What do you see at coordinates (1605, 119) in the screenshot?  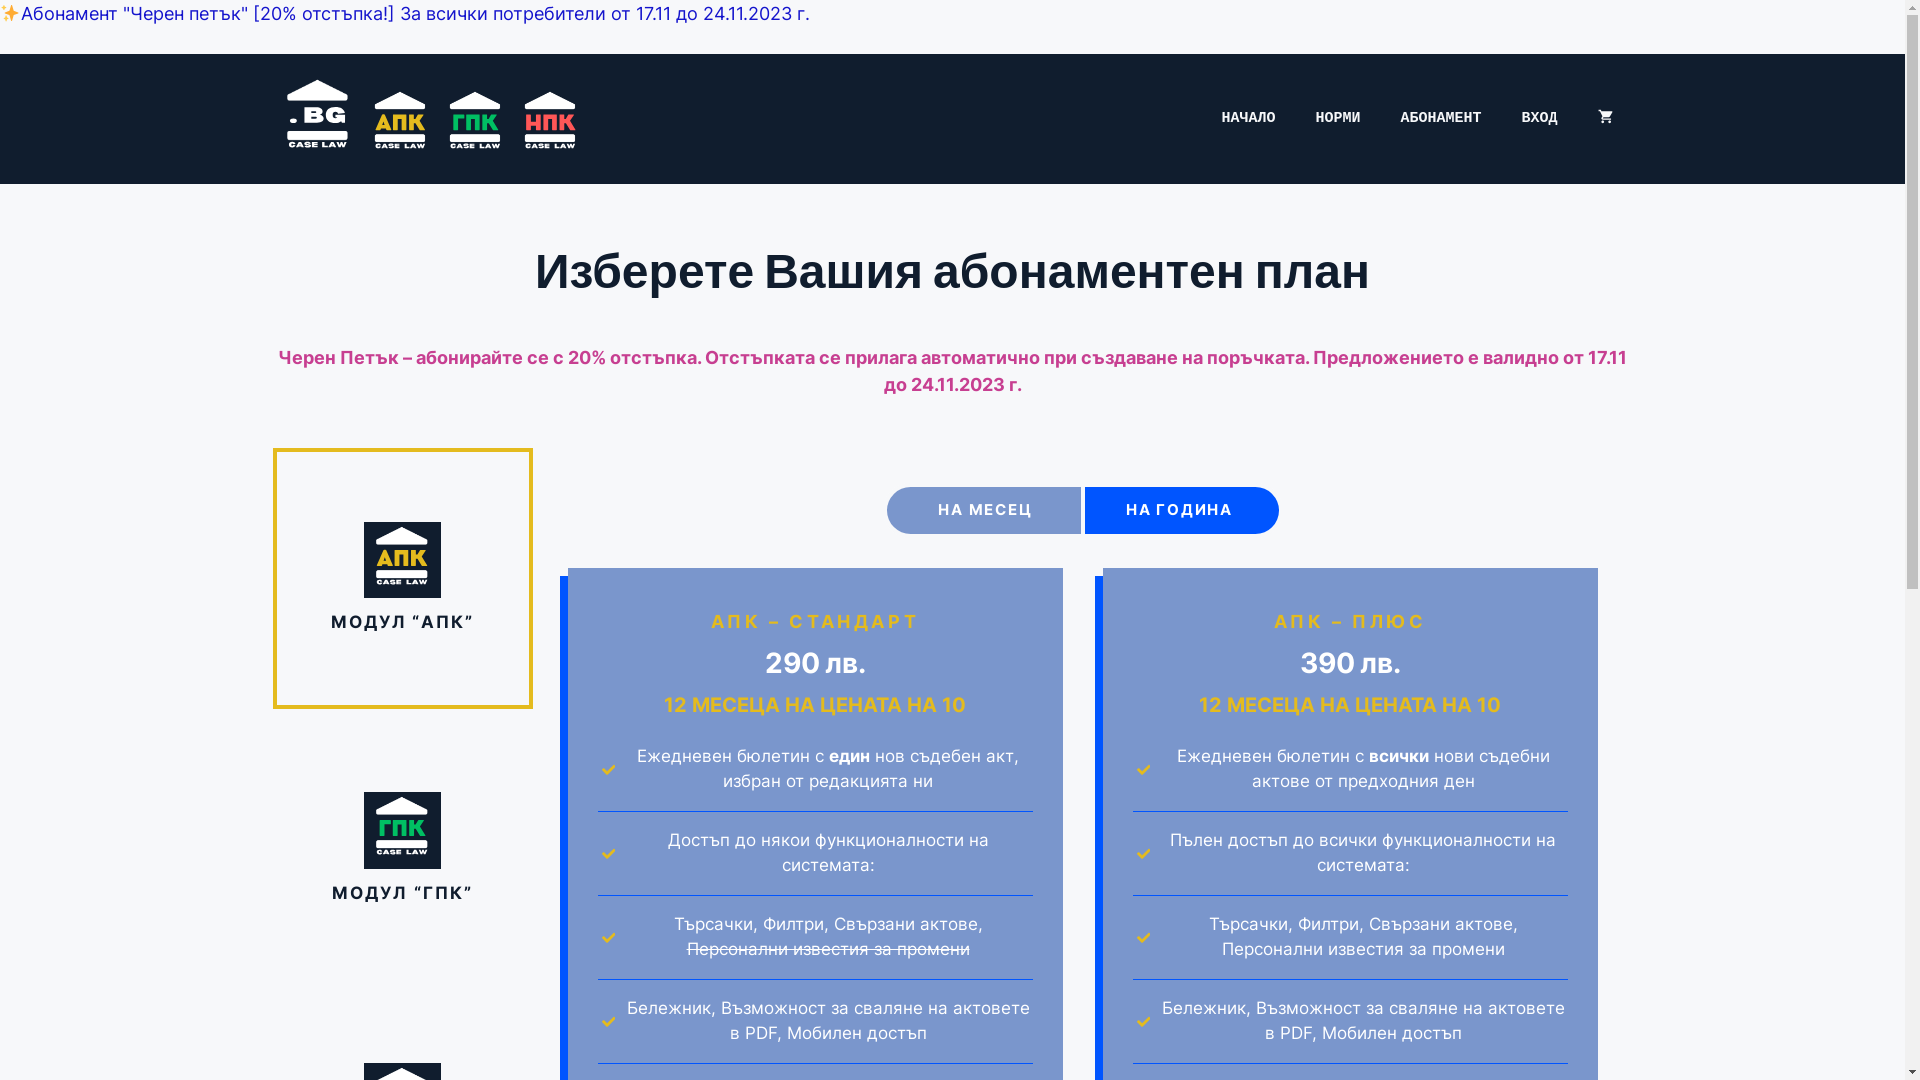 I see `'View your shopping cart'` at bounding box center [1605, 119].